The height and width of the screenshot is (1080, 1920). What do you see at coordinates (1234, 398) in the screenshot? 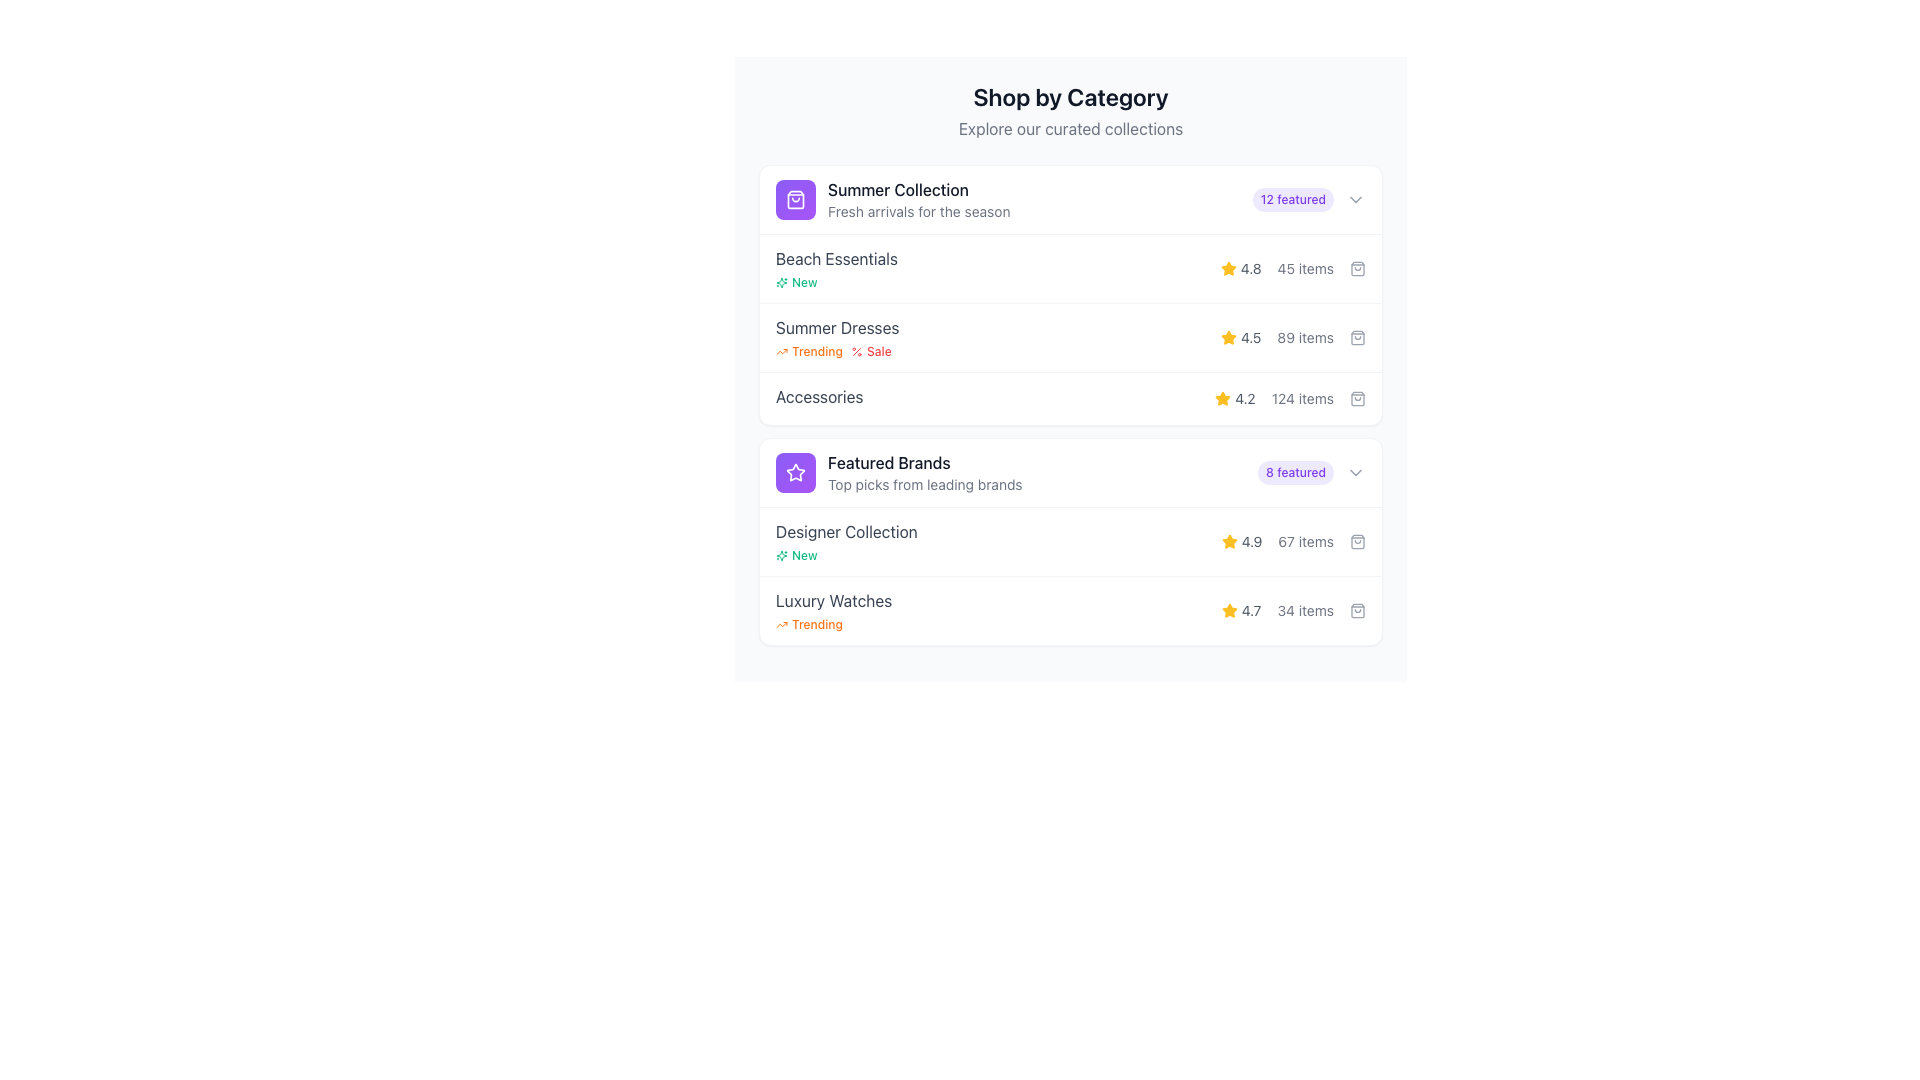
I see `the rating element for the 'Accessories' category, which consists of a star icon and a rating number, located on the right side of the 'Accessories' entry in the 'Shop by Category' section` at bounding box center [1234, 398].